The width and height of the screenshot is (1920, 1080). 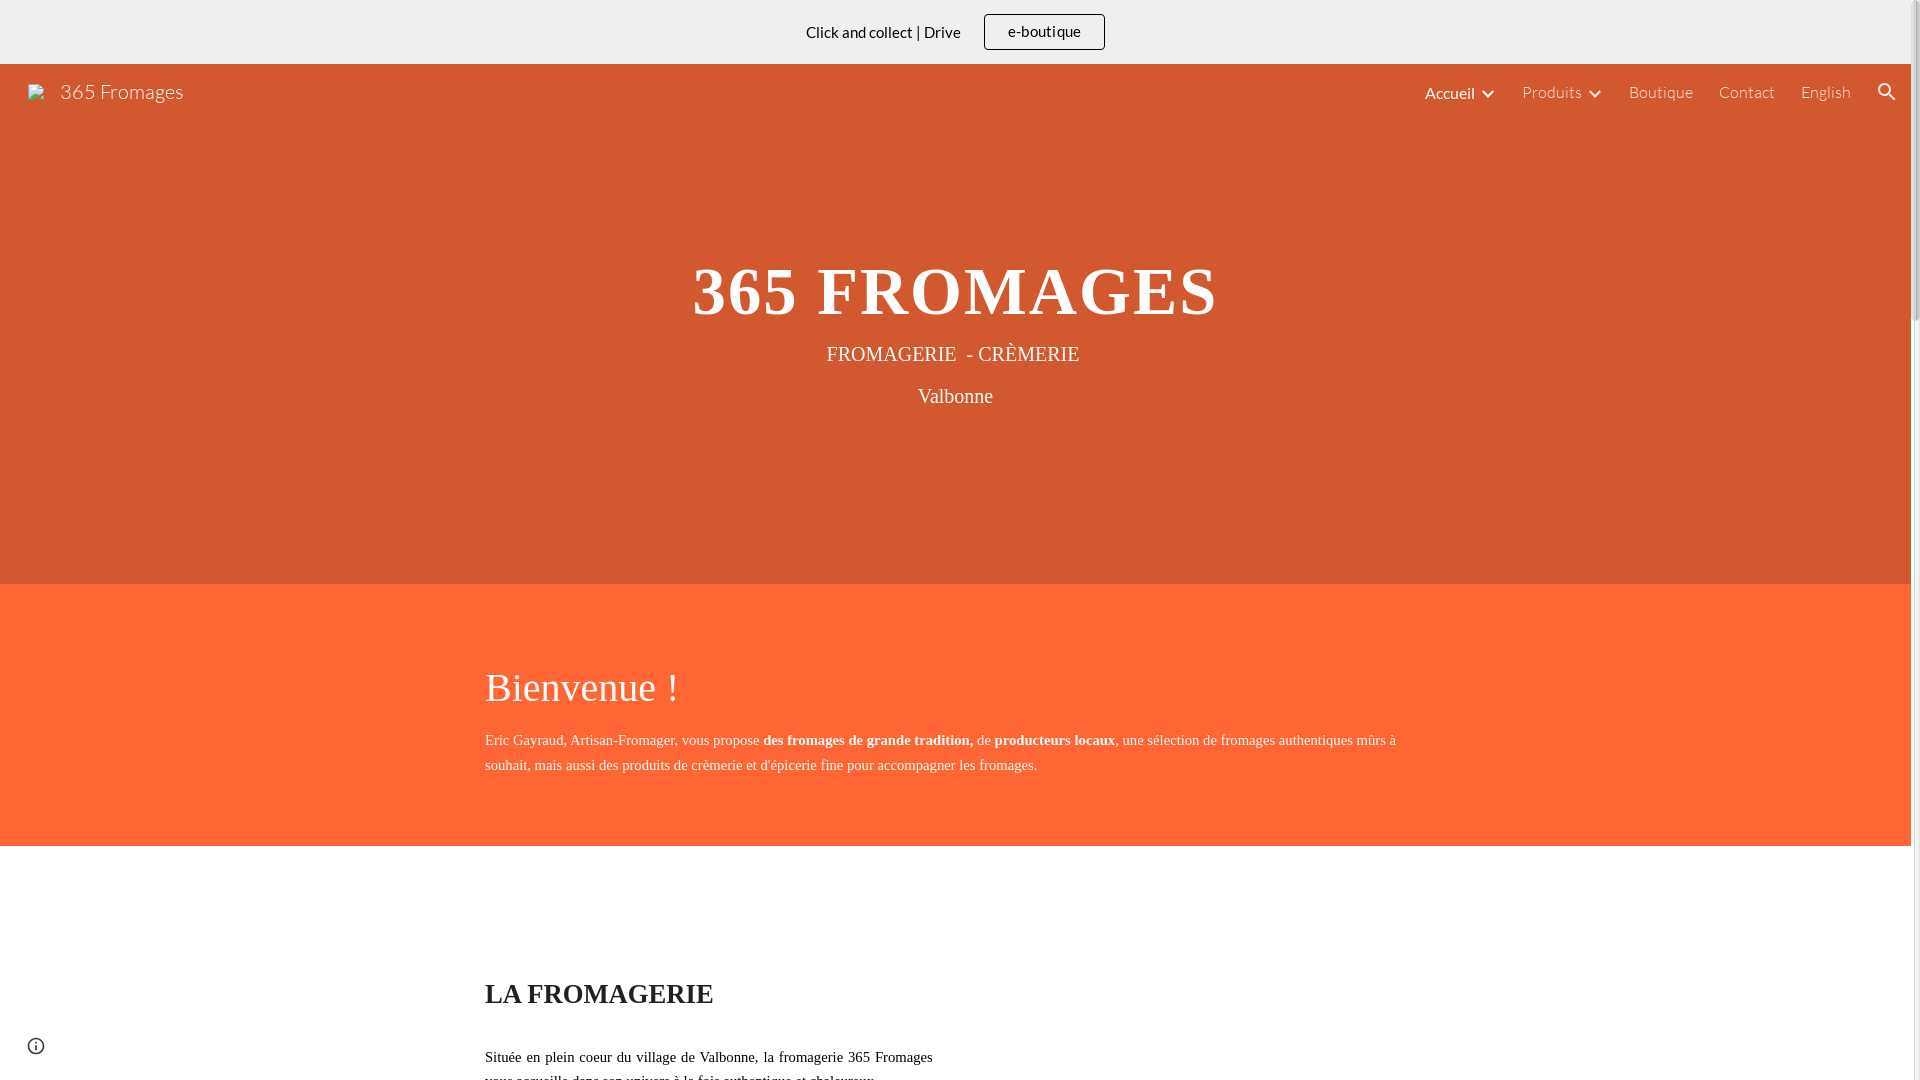 What do you see at coordinates (1583, 92) in the screenshot?
I see `'Expand/Collapse'` at bounding box center [1583, 92].